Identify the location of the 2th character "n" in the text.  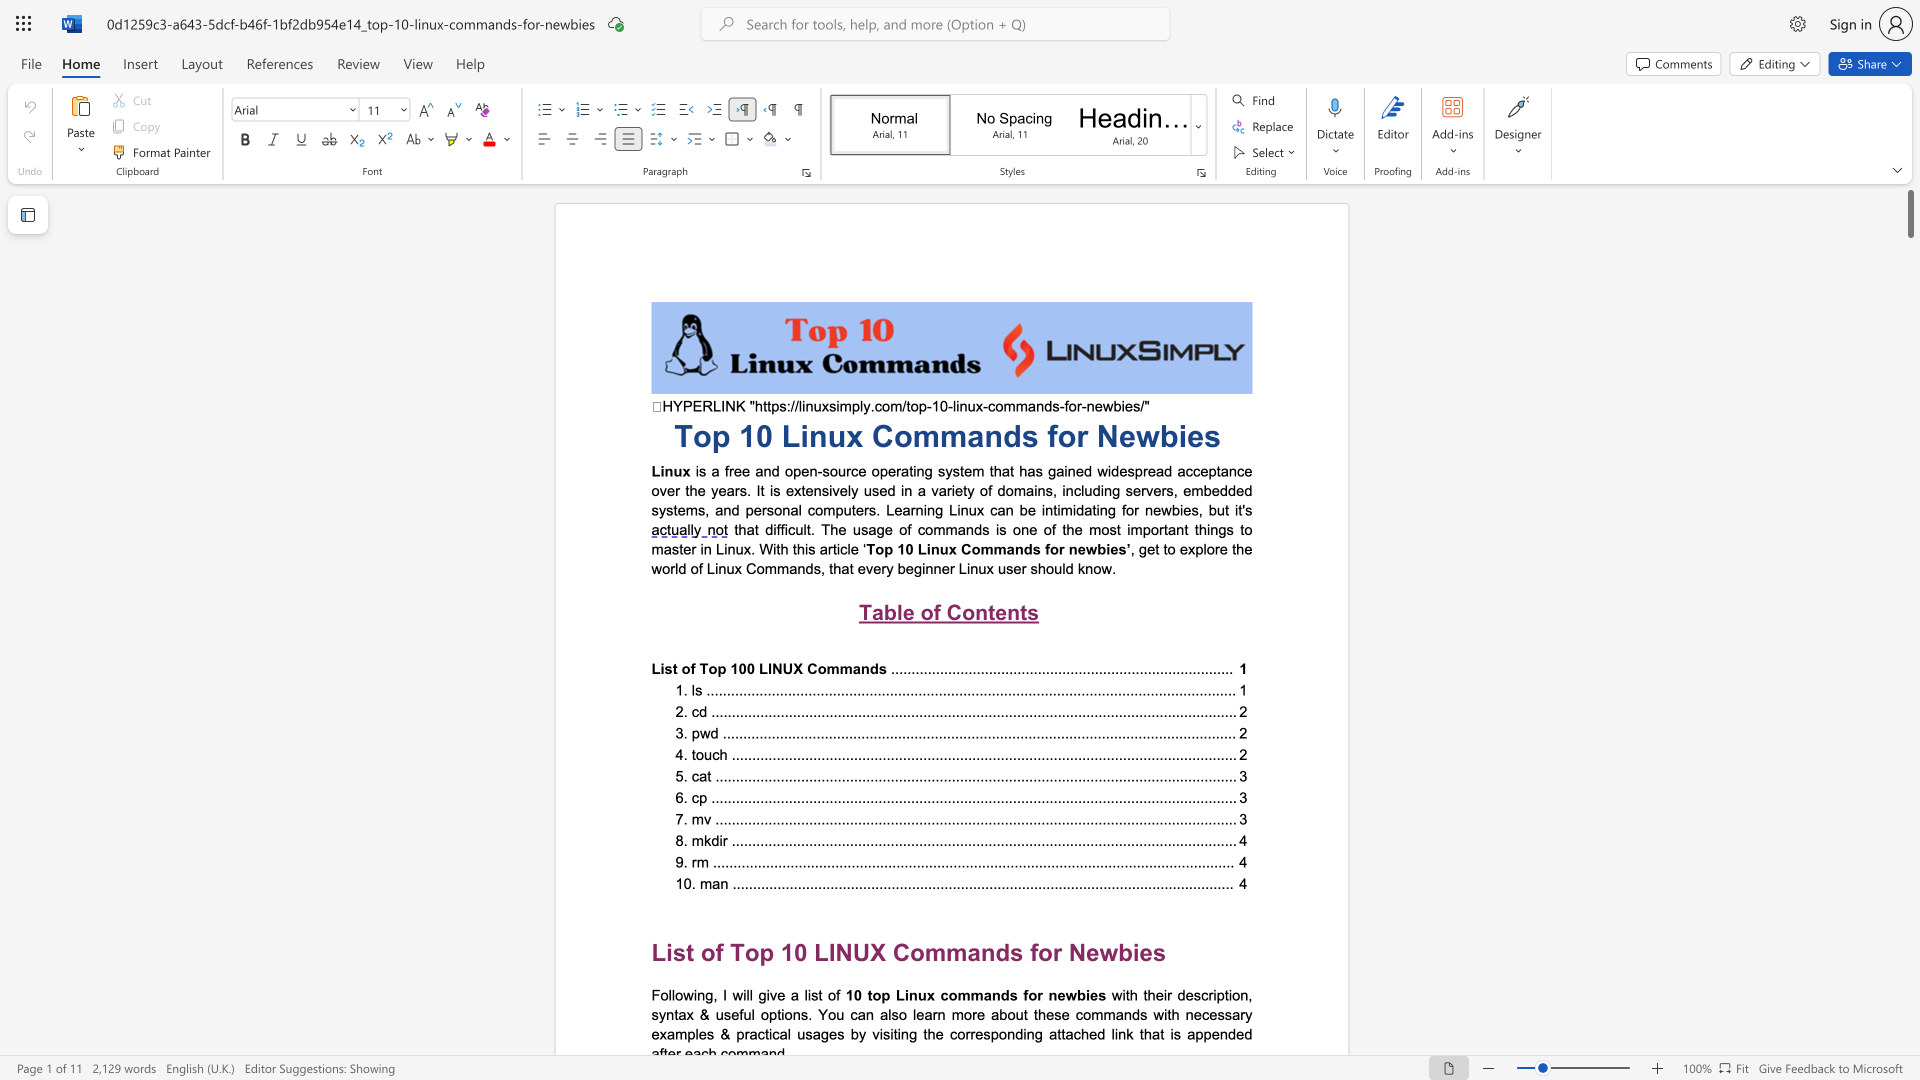
(1180, 528).